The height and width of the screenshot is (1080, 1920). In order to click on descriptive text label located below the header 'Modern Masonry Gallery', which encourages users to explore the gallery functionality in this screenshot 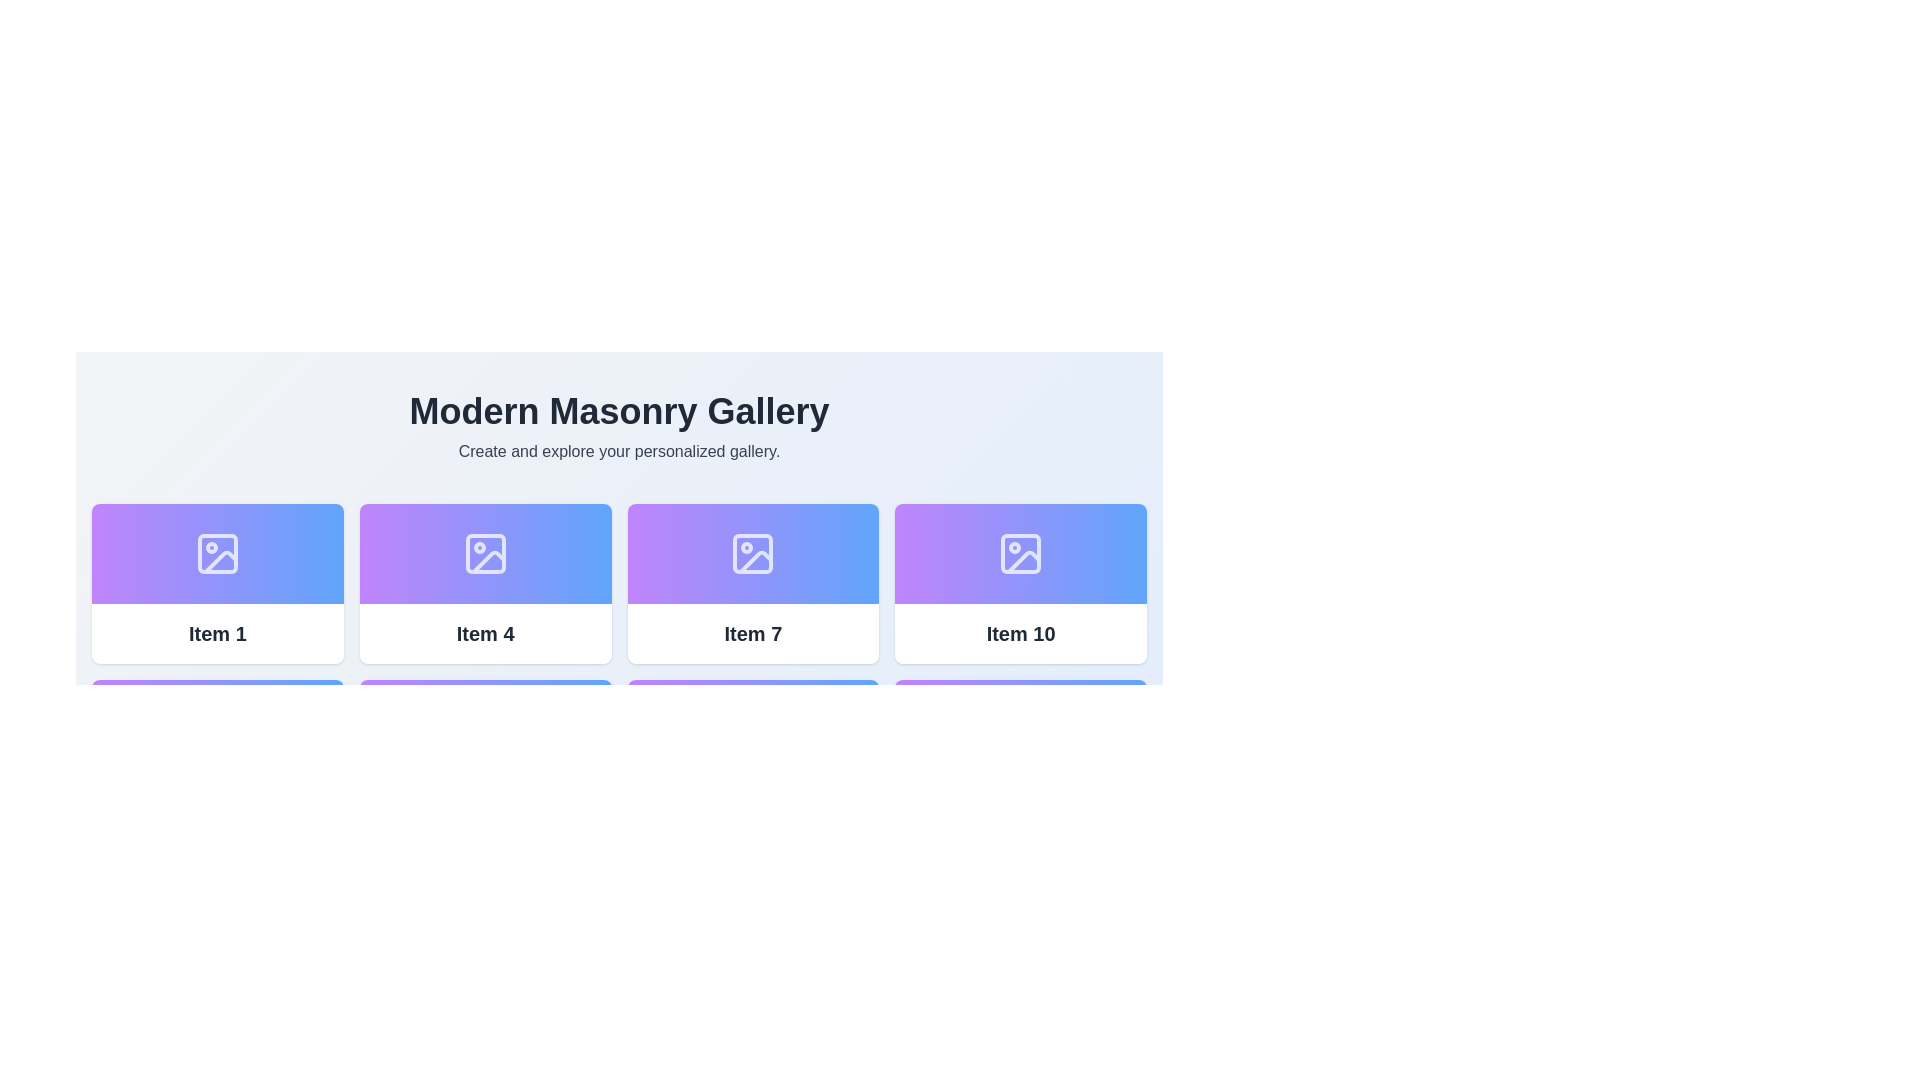, I will do `click(618, 451)`.